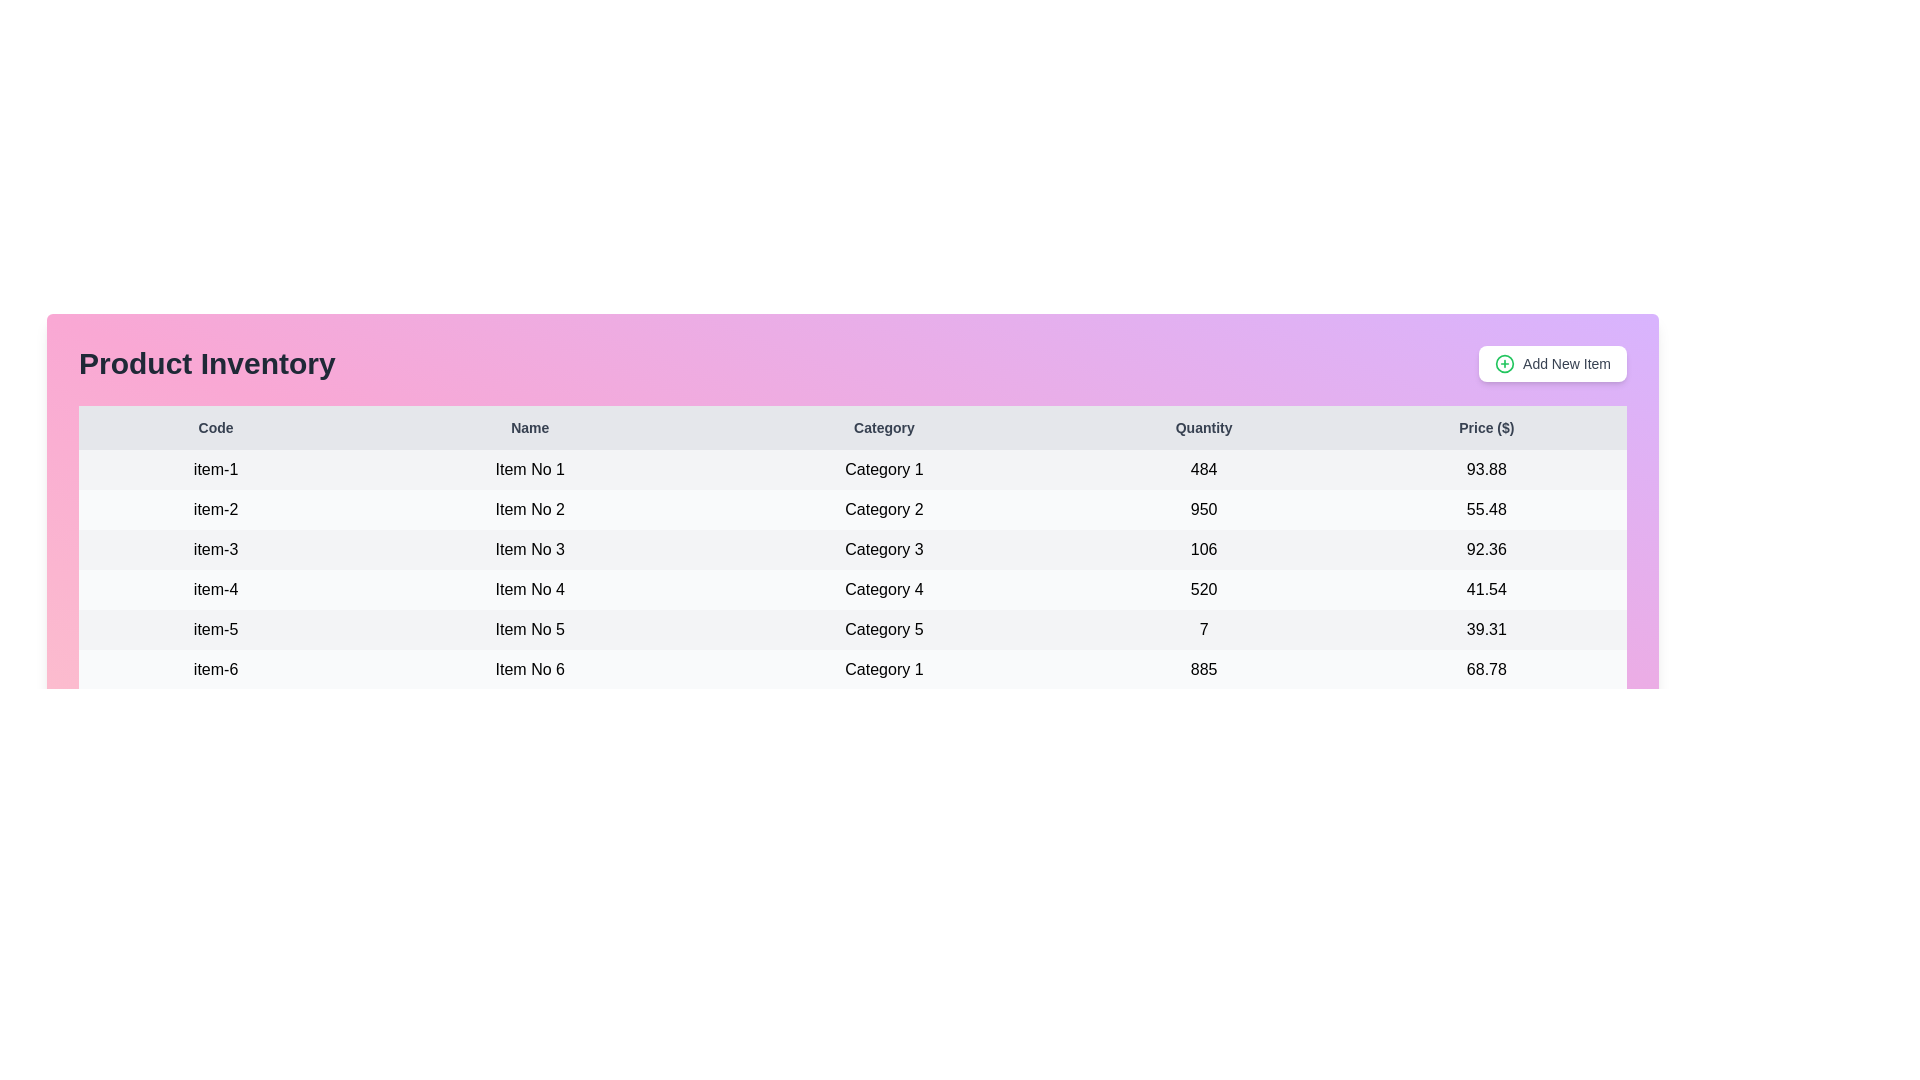 This screenshot has height=1080, width=1920. What do you see at coordinates (216, 427) in the screenshot?
I see `the table header Code to observe sorting functionality` at bounding box center [216, 427].